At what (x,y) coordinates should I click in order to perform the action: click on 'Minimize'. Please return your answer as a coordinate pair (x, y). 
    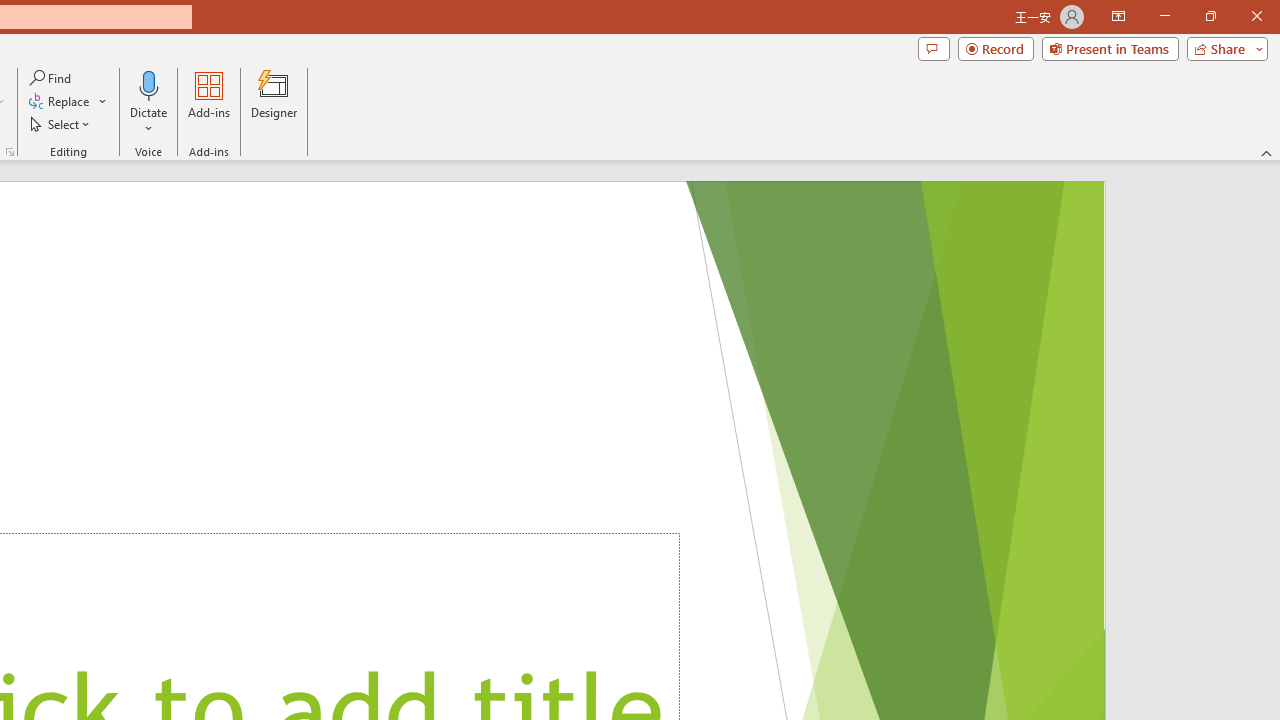
    Looking at the image, I should click on (1164, 16).